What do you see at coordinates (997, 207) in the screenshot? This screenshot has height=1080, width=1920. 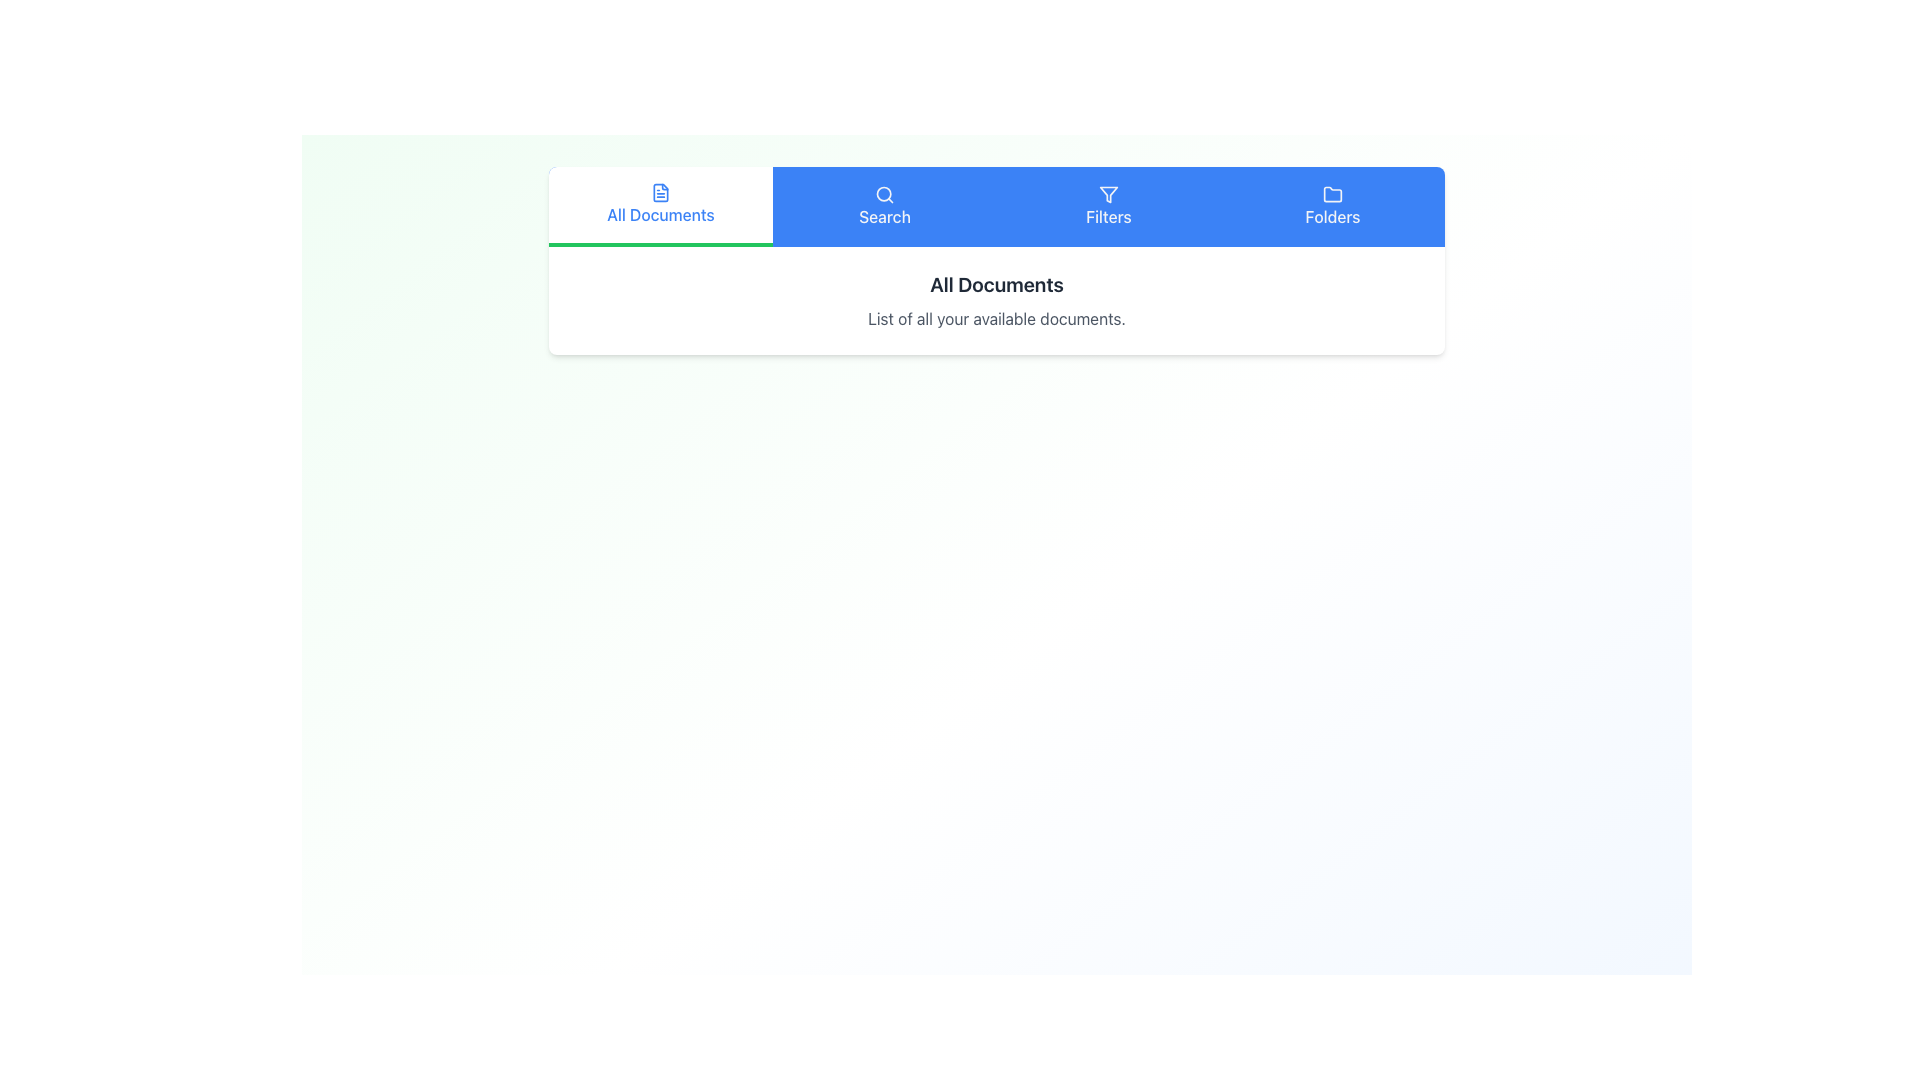 I see `the Navigation bar` at bounding box center [997, 207].